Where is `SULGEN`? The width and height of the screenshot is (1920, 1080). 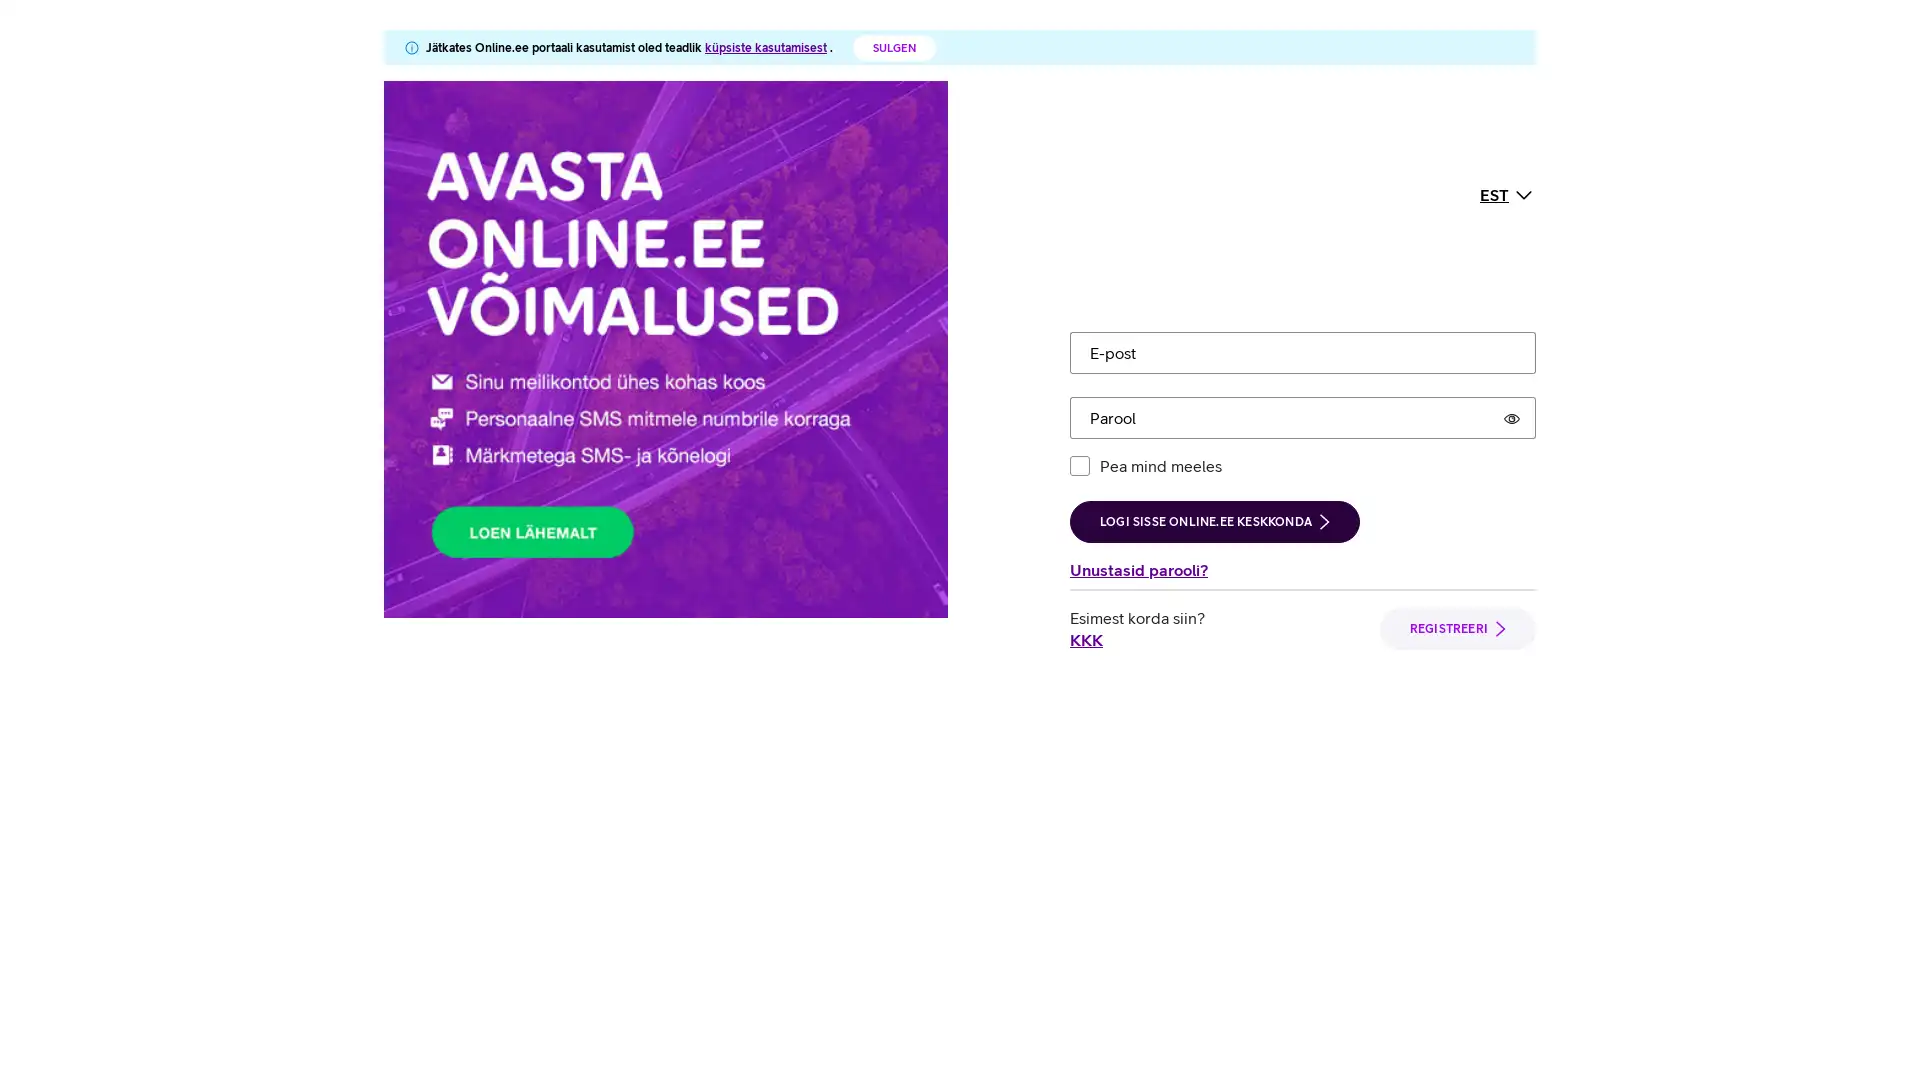 SULGEN is located at coordinates (893, 46).